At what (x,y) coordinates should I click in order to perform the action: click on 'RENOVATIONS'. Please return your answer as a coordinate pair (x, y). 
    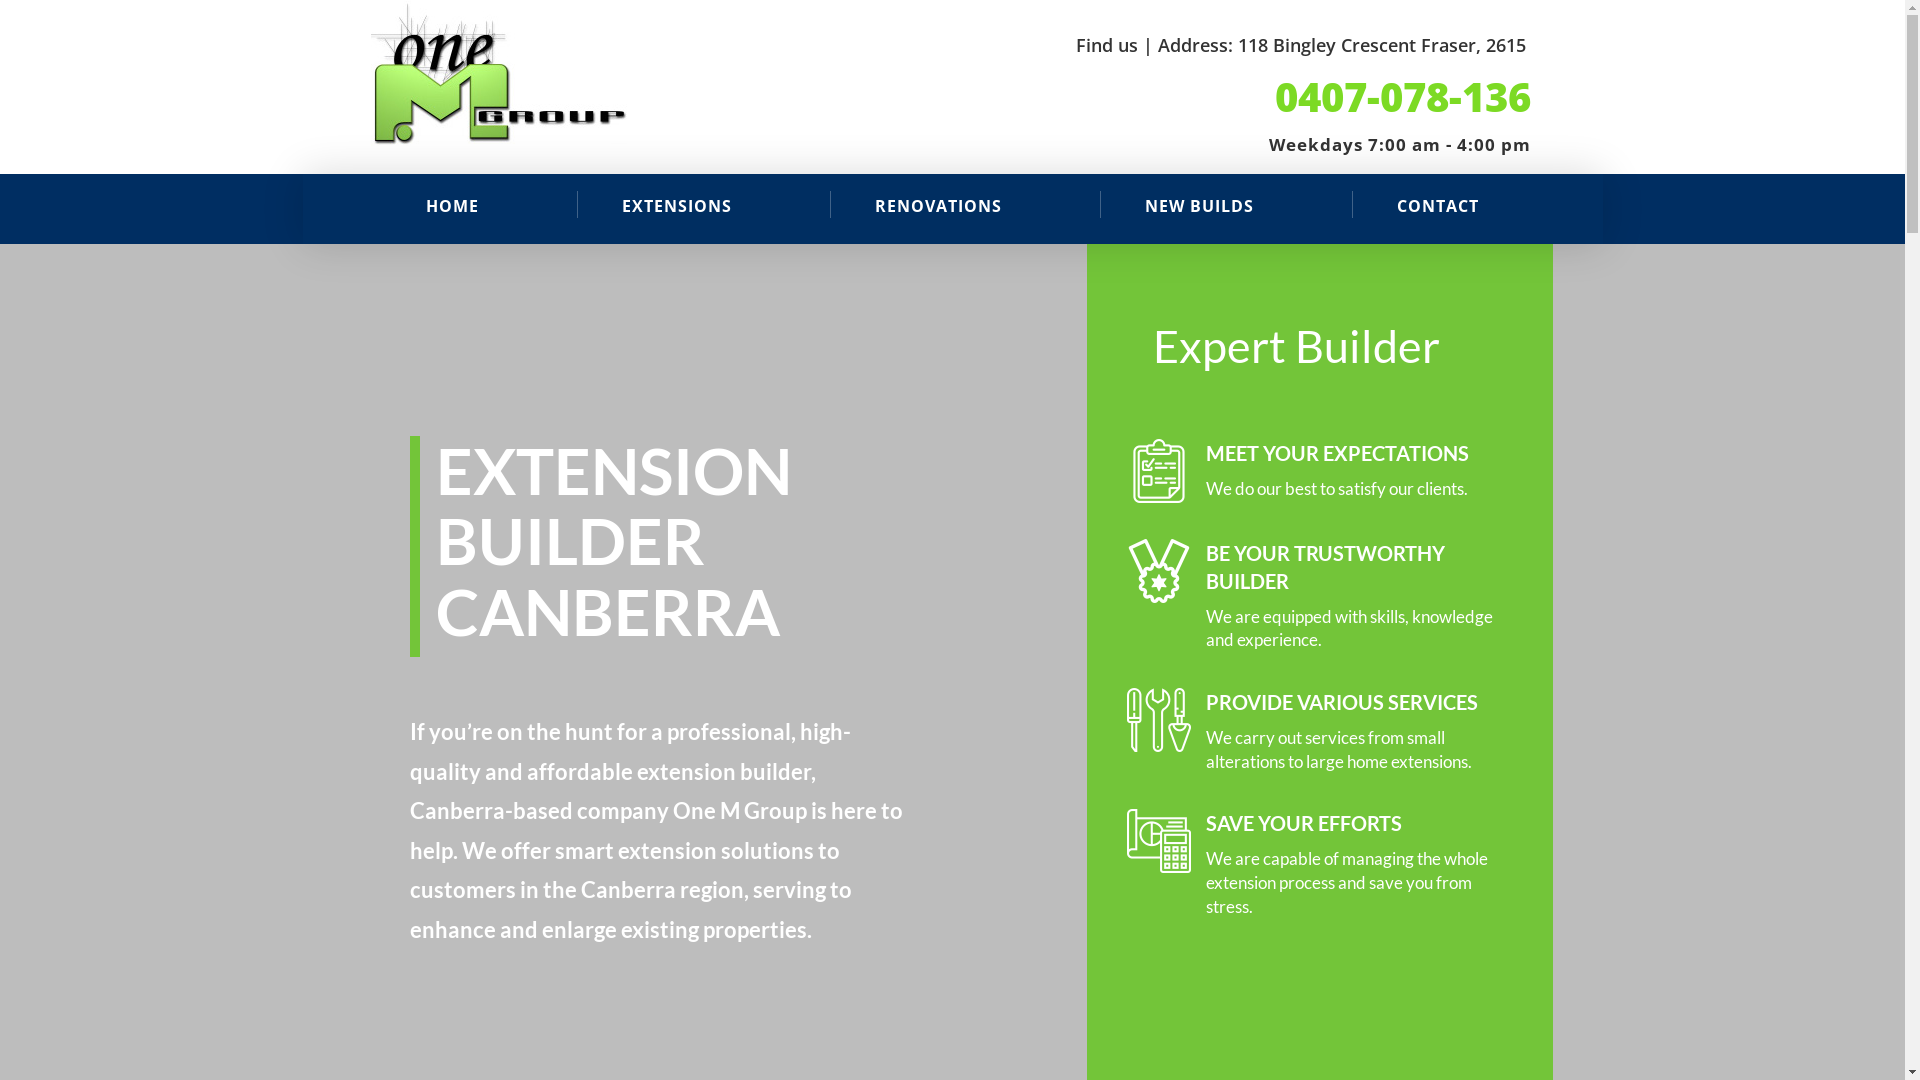
    Looking at the image, I should click on (937, 205).